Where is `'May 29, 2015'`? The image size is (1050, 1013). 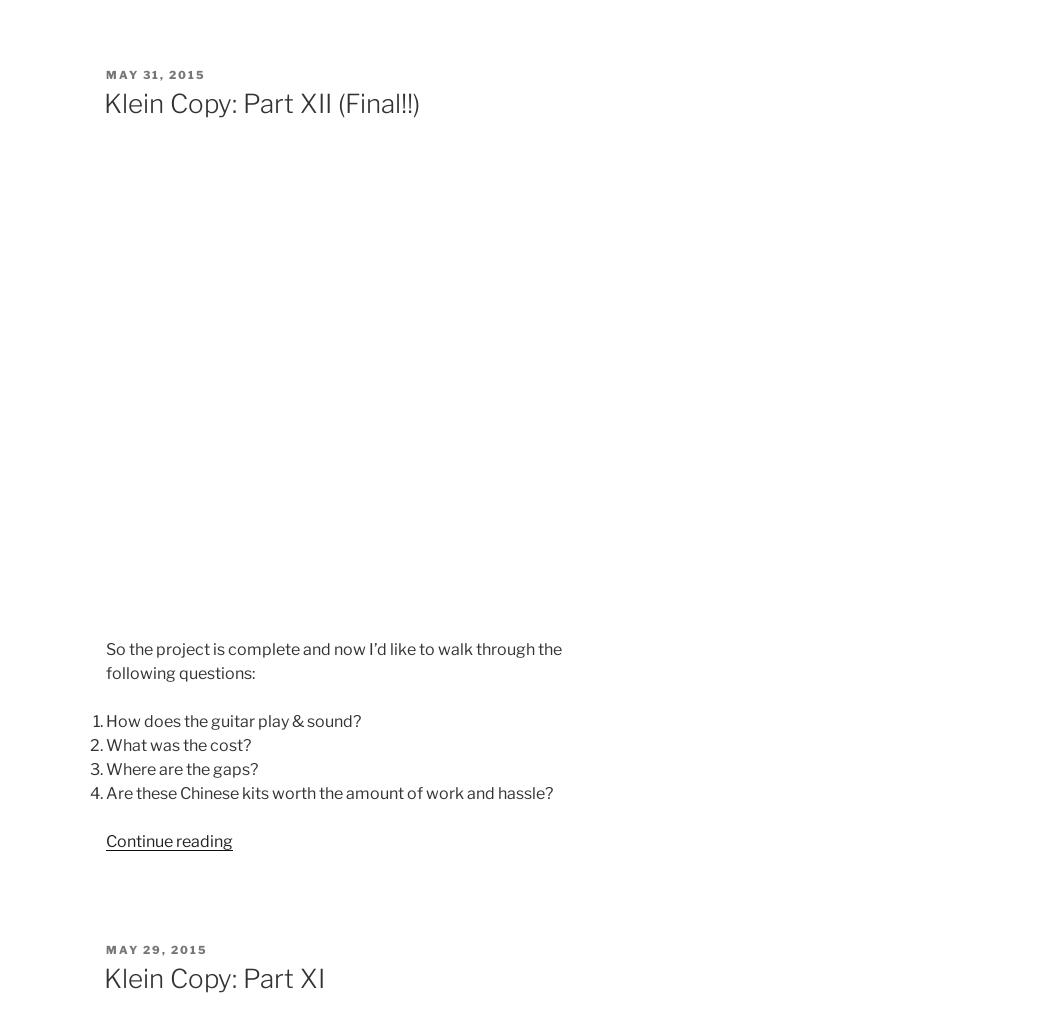
'May 29, 2015' is located at coordinates (156, 948).